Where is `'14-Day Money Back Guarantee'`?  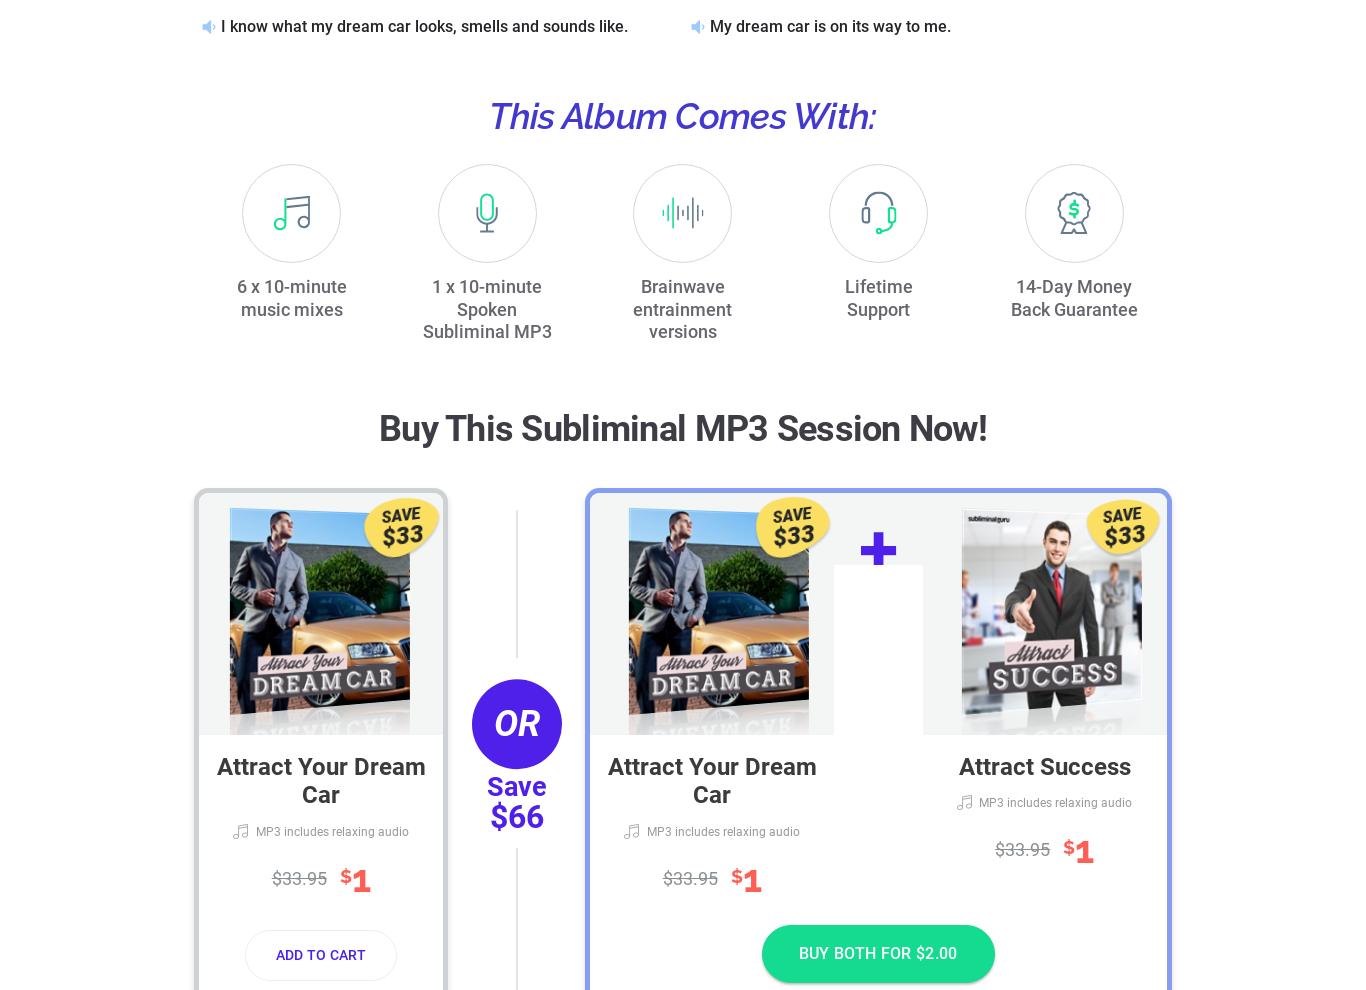 '14-Day Money Back Guarantee' is located at coordinates (1072, 297).